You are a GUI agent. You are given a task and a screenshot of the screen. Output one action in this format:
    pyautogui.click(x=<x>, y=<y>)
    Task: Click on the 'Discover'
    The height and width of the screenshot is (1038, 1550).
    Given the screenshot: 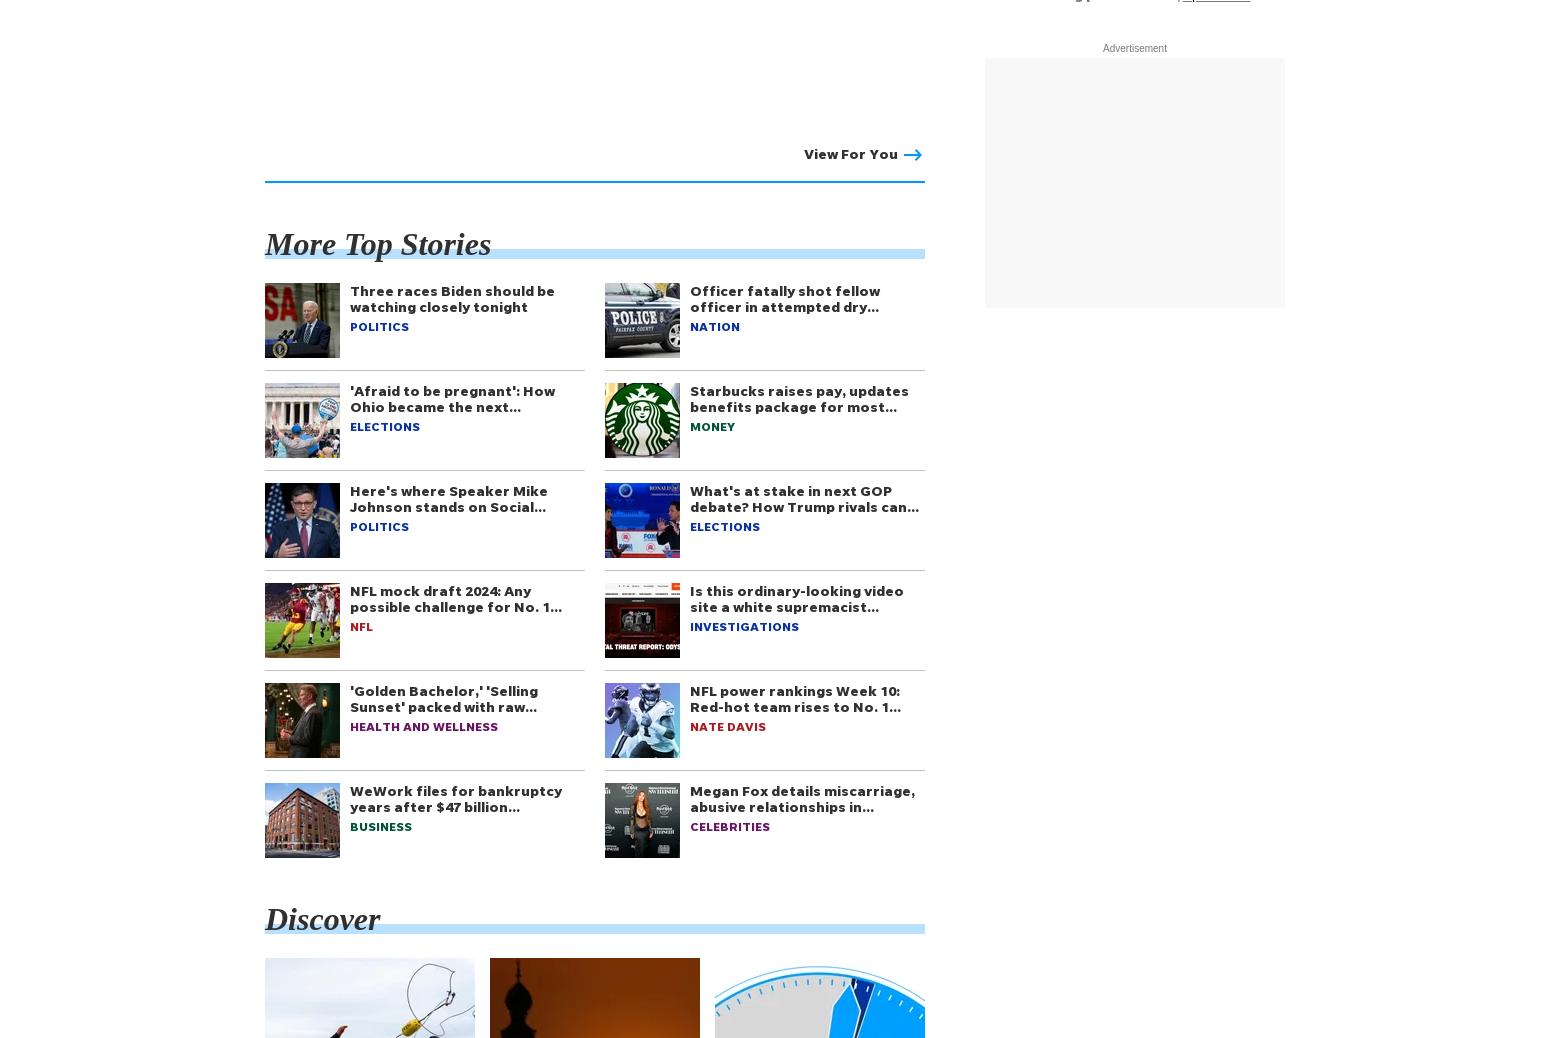 What is the action you would take?
    pyautogui.click(x=321, y=919)
    